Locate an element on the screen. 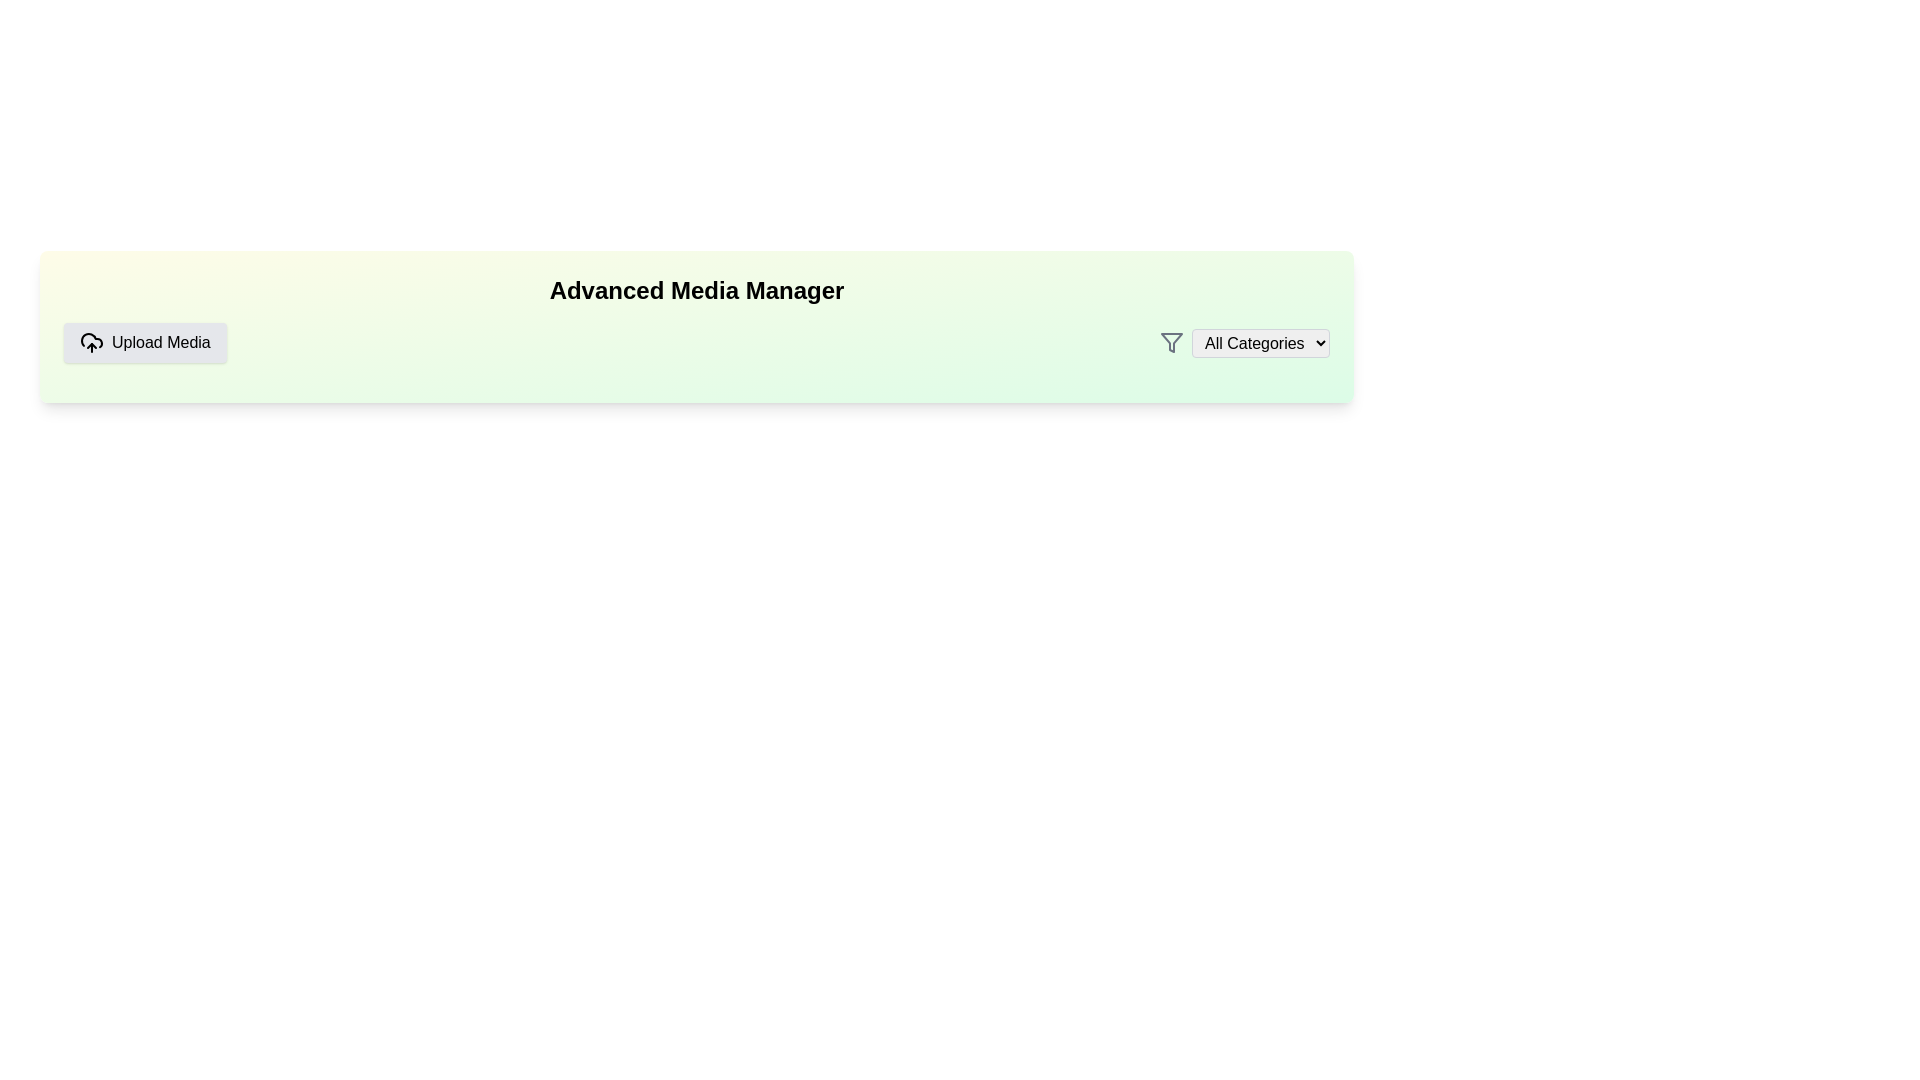 The height and width of the screenshot is (1080, 1920). the cloud icon with an upward arrow located to the left of the 'Upload Media' button is located at coordinates (90, 342).